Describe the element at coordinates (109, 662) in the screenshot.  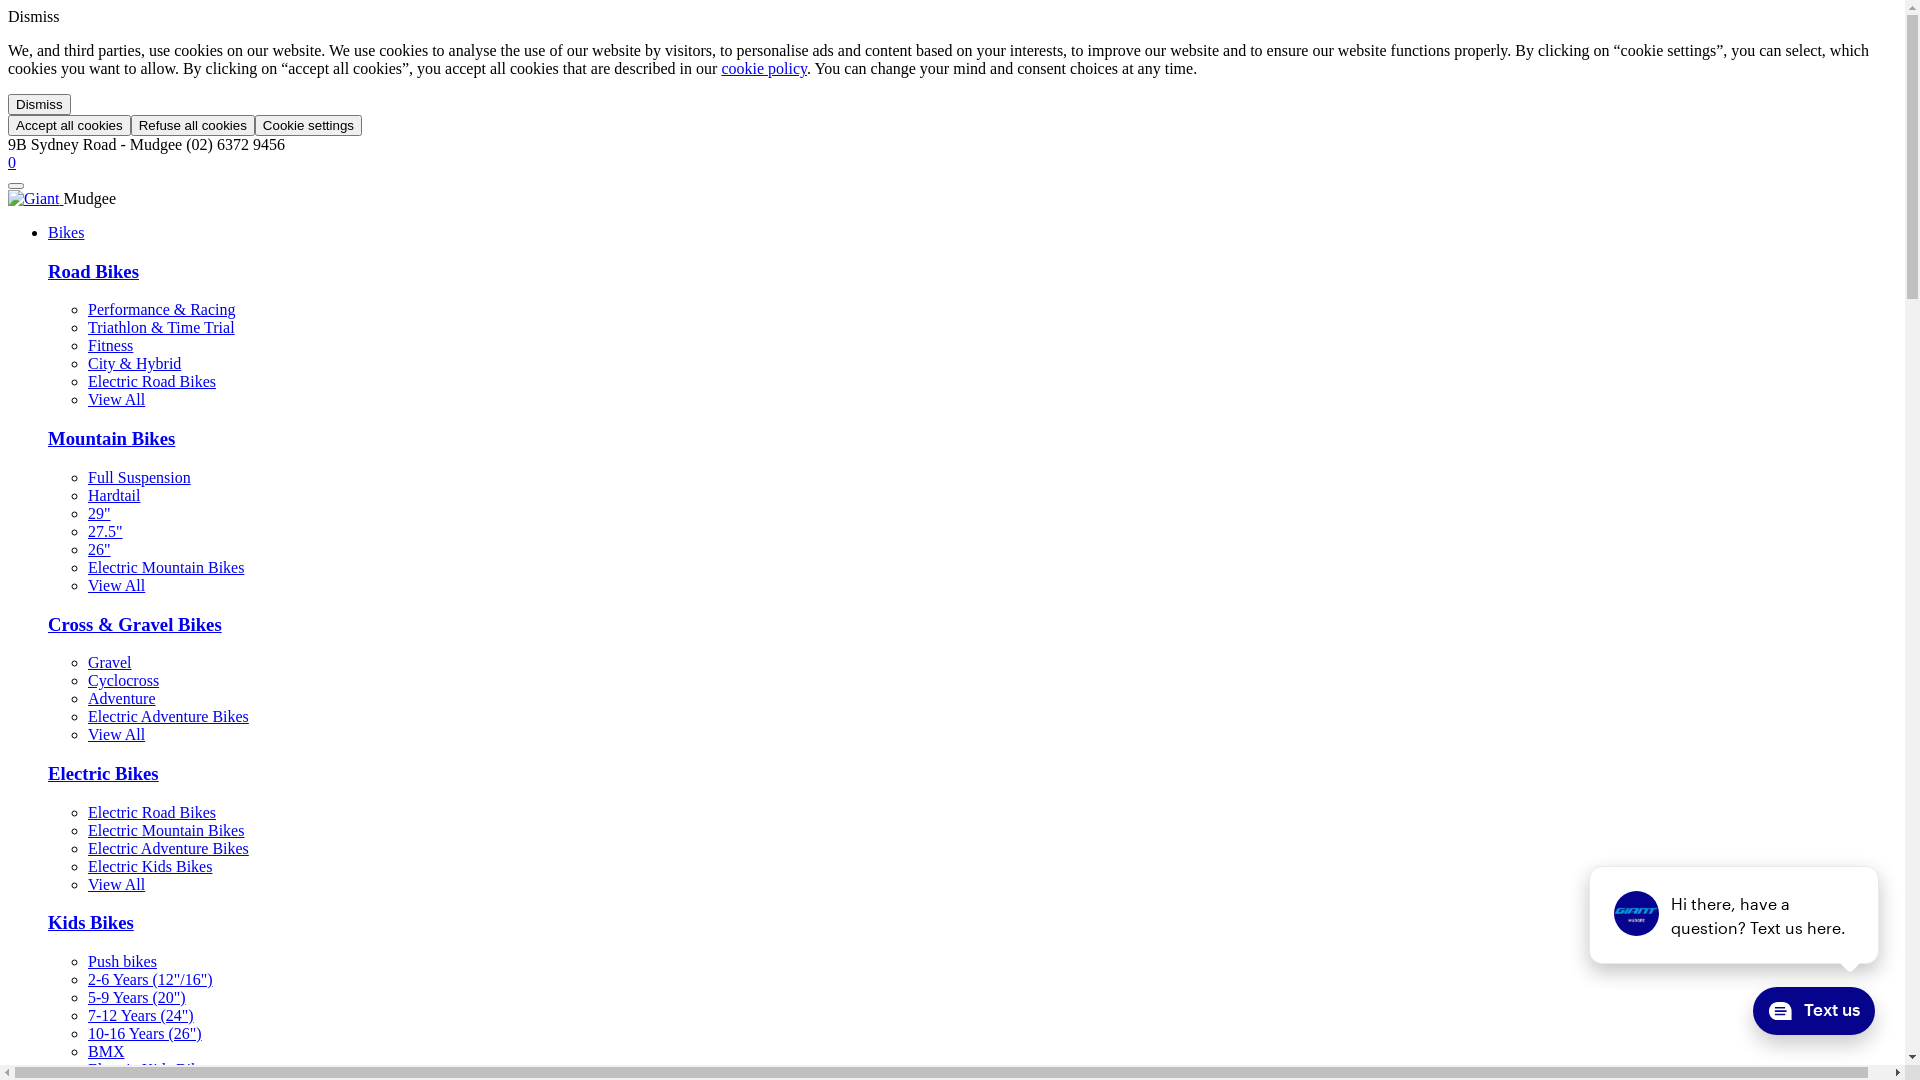
I see `'Gravel'` at that location.